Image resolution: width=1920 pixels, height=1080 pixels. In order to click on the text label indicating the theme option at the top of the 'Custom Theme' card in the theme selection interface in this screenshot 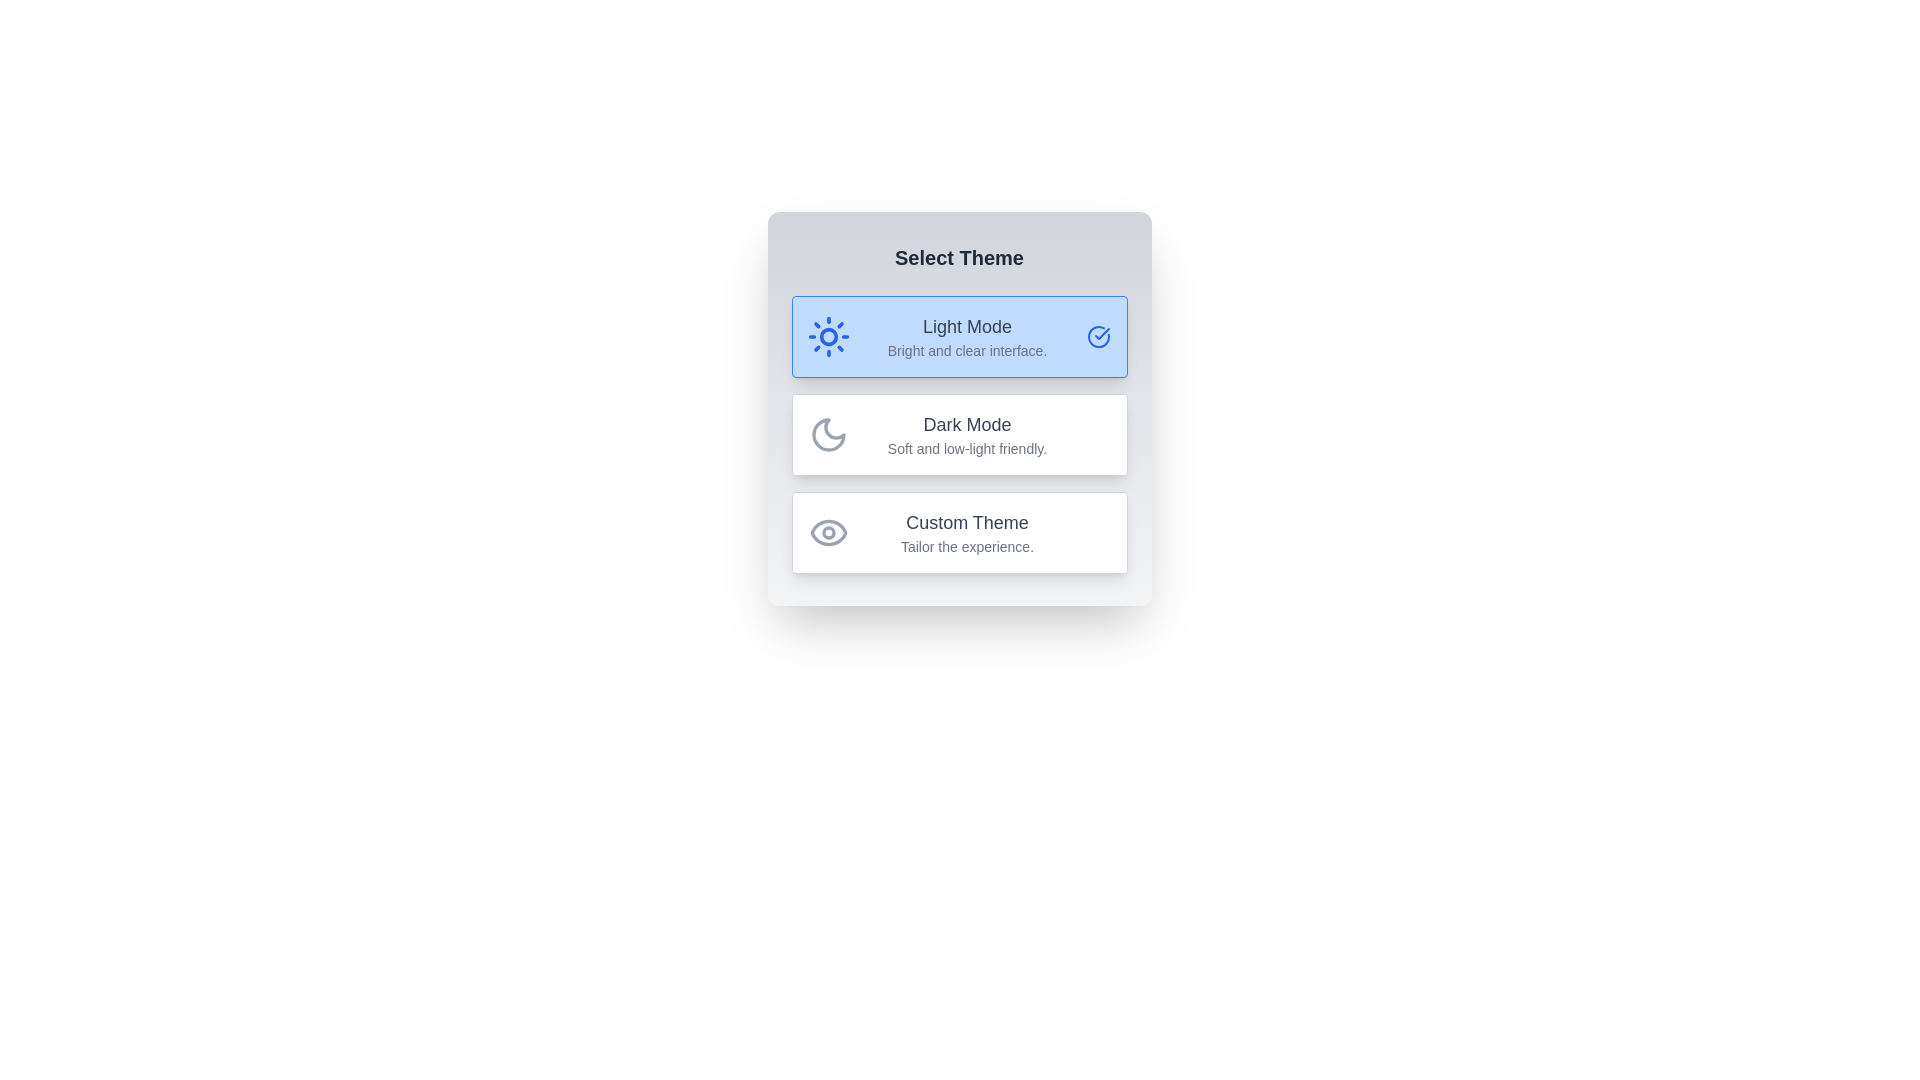, I will do `click(967, 522)`.